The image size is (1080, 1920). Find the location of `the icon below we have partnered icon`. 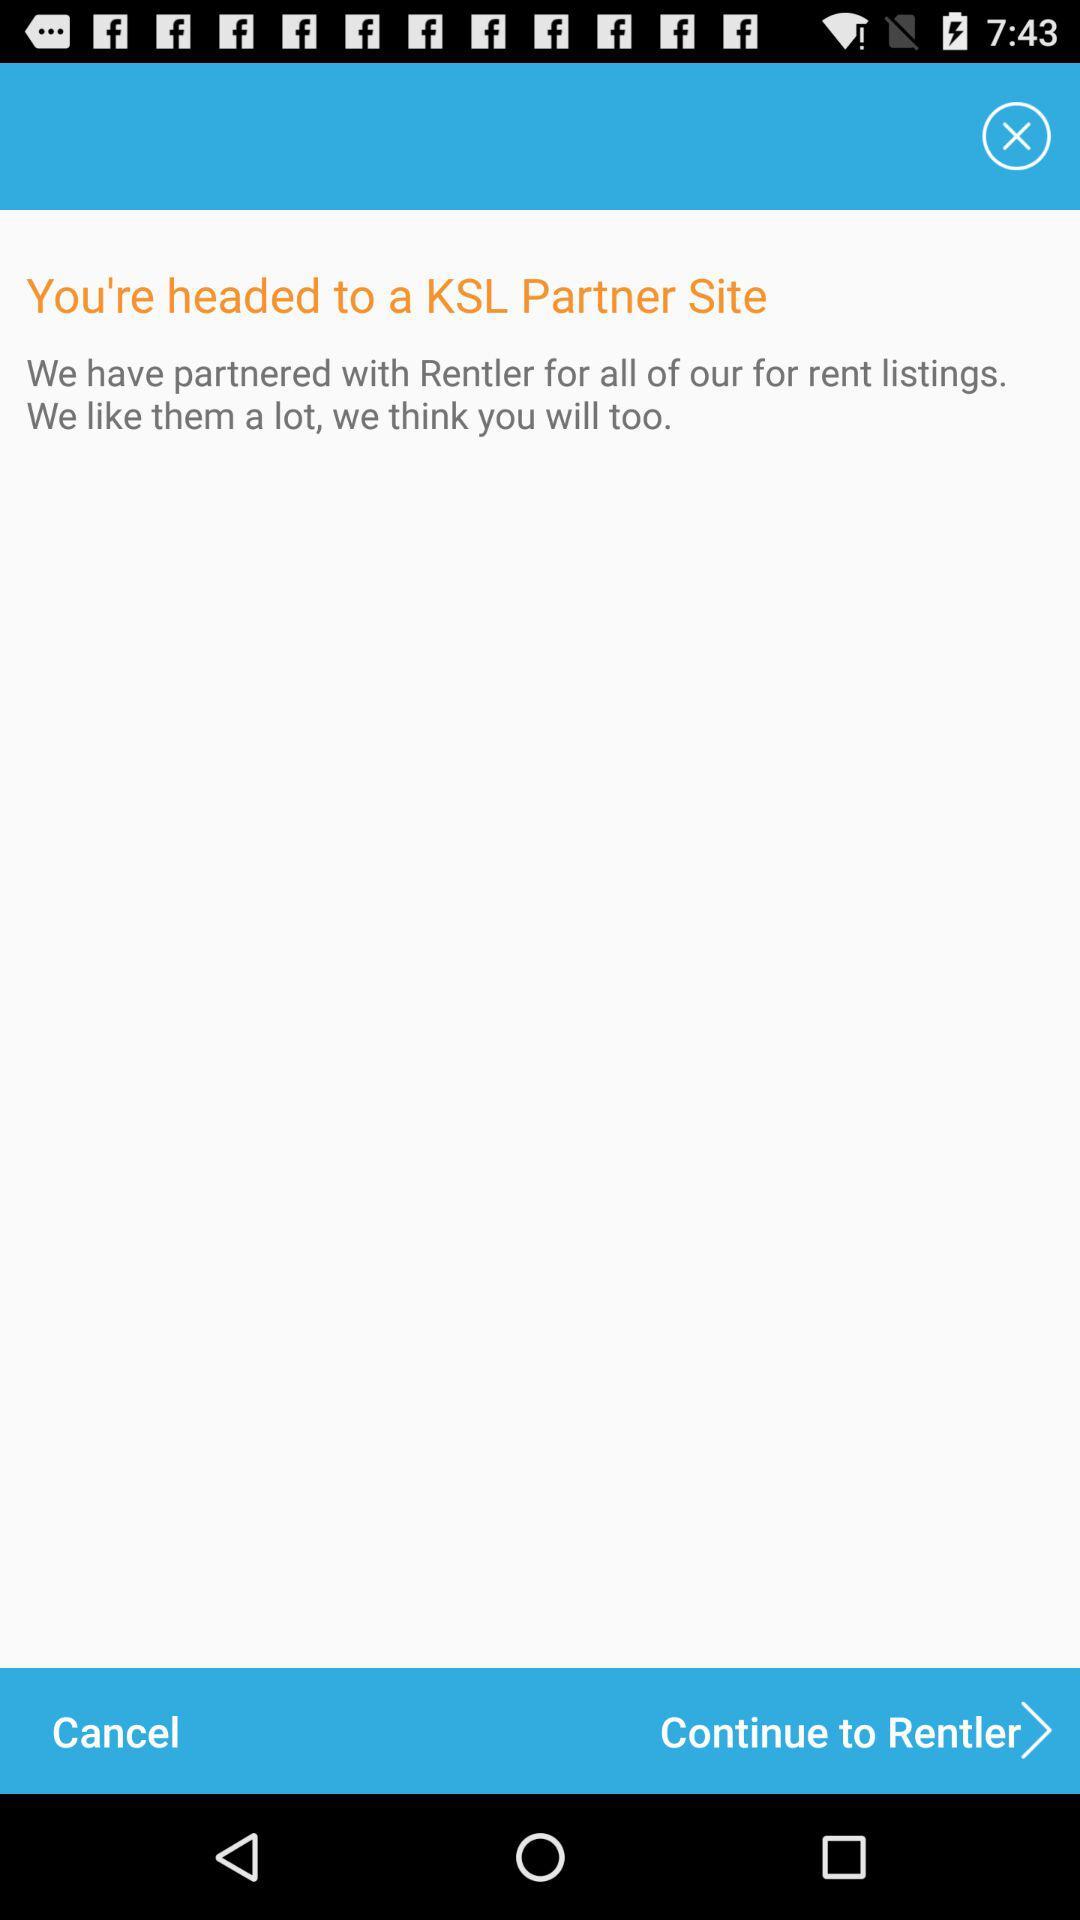

the icon below we have partnered icon is located at coordinates (869, 1730).